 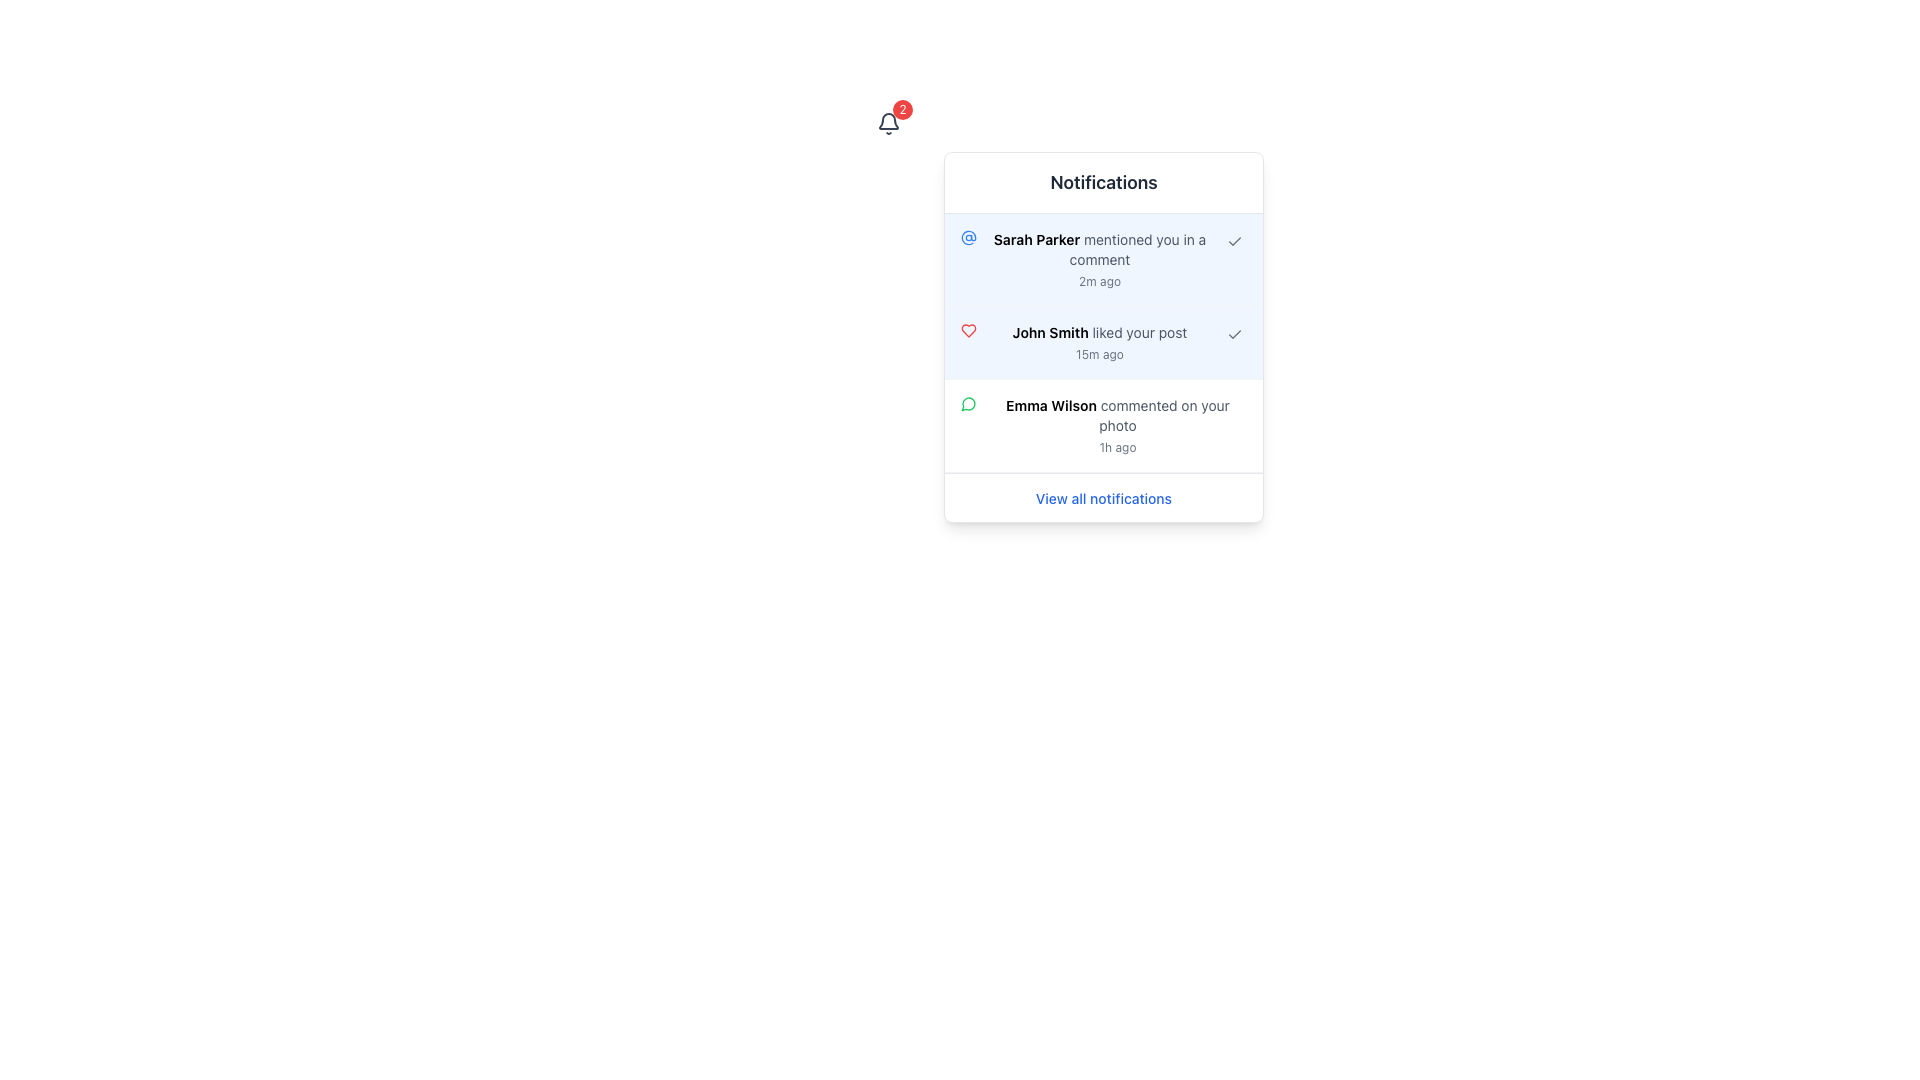 I want to click on the round icon with a checkmark inside it, located at the far right of the notification entry that says "John Smith liked your post 15m ago," to mark the notification as read, so click(x=1233, y=334).